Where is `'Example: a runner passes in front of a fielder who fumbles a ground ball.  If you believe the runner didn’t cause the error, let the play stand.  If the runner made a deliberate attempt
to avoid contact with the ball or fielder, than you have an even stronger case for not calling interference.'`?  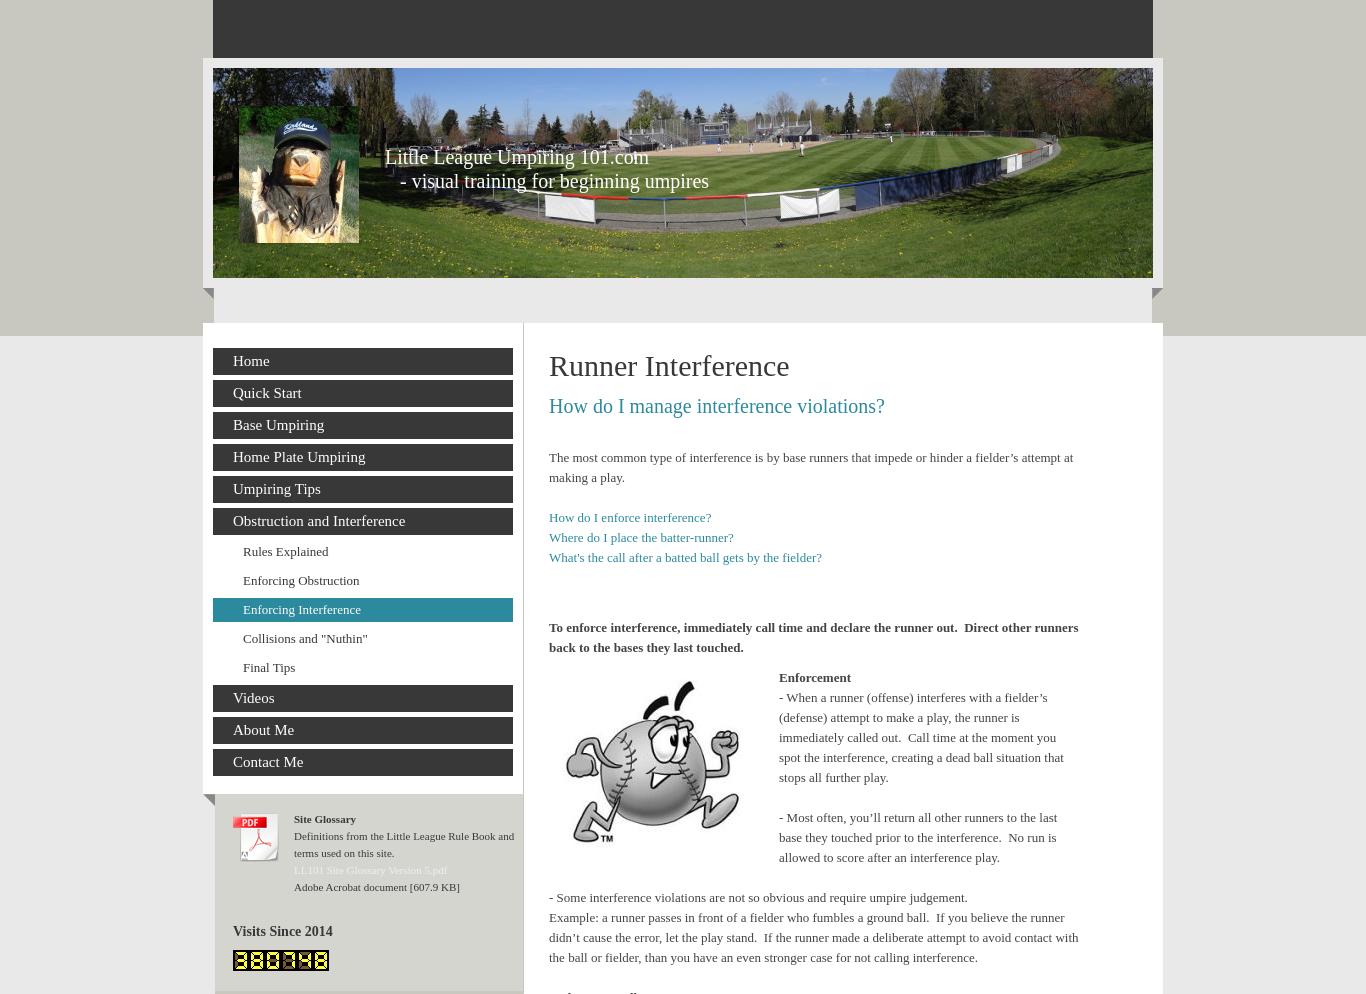 'Example: a runner passes in front of a fielder who fumbles a ground ball.  If you believe the runner didn’t cause the error, let the play stand.  If the runner made a deliberate attempt
to avoid contact with the ball or fielder, than you have an even stronger case for not calling interference.' is located at coordinates (812, 937).